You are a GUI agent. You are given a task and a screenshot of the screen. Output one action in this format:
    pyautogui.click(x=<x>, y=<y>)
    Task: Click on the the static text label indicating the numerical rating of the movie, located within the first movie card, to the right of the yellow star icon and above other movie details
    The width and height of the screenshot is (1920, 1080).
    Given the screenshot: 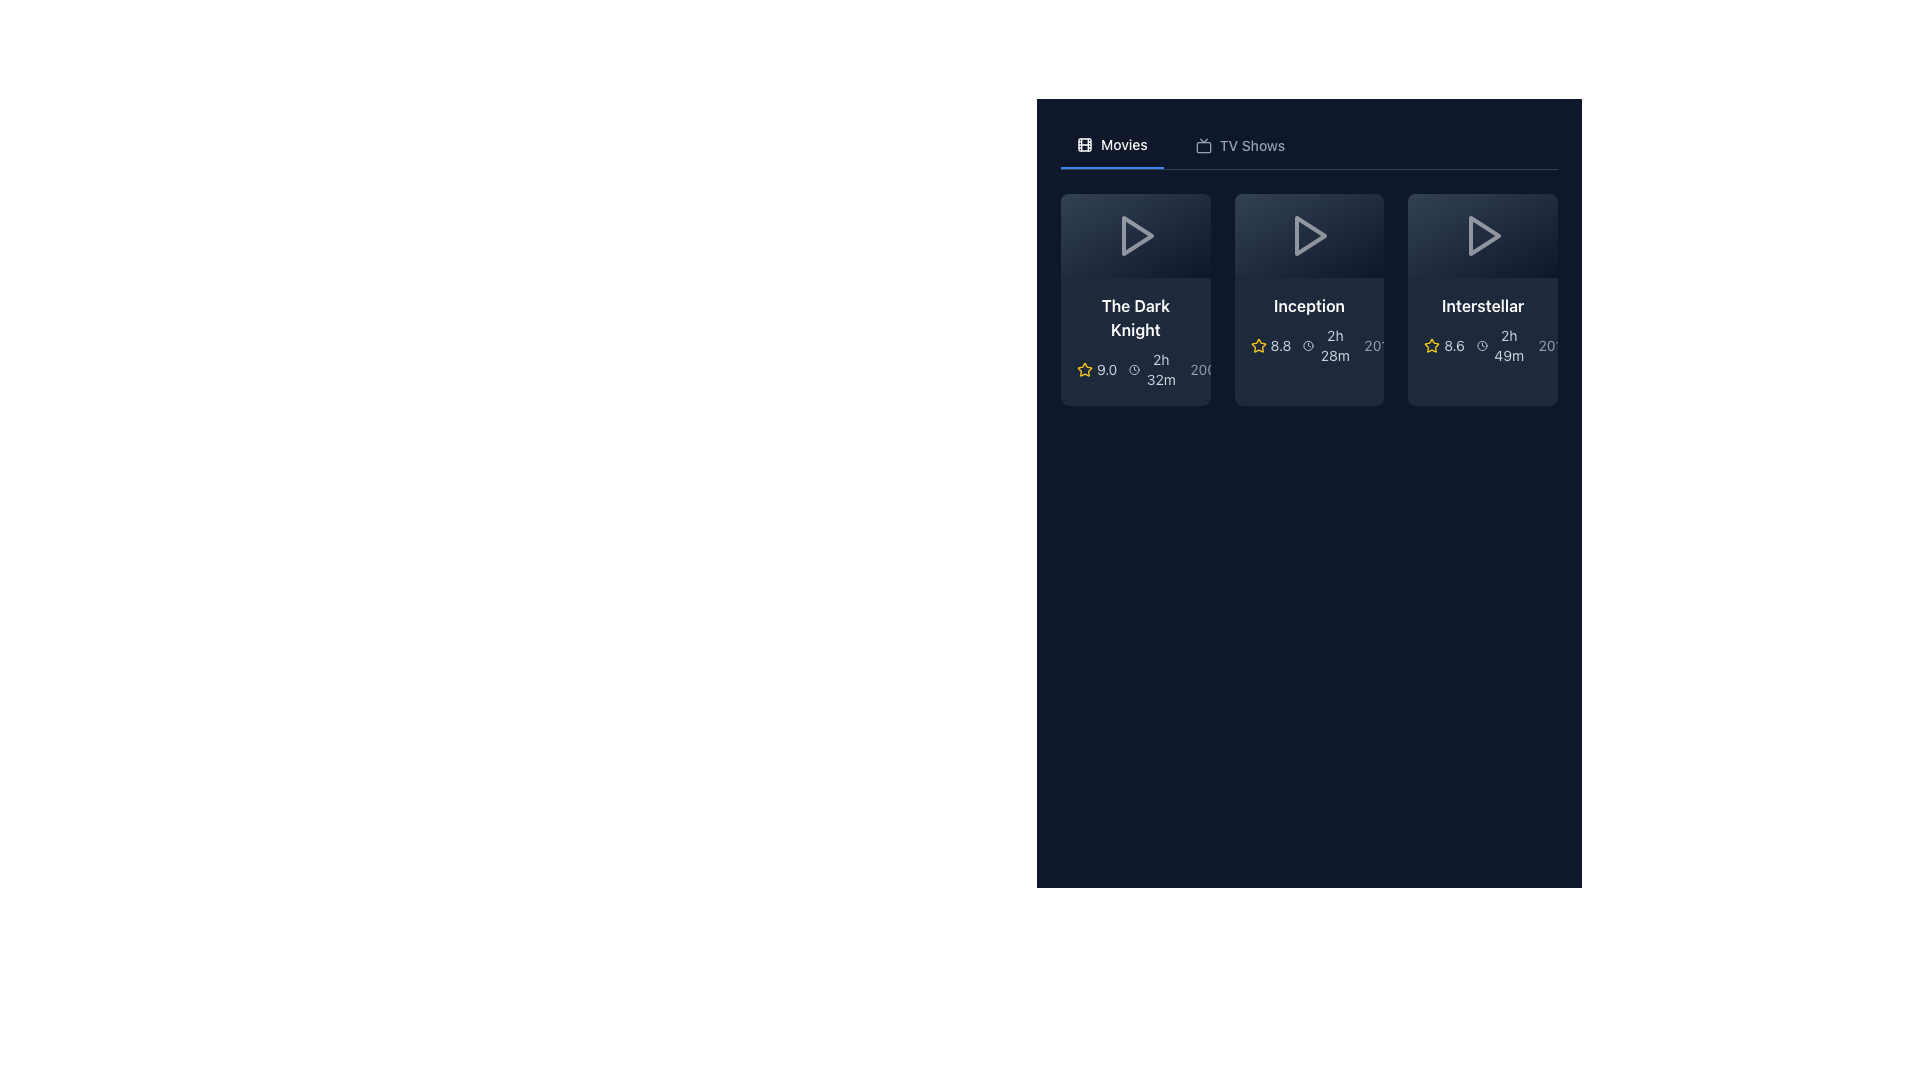 What is the action you would take?
    pyautogui.click(x=1096, y=370)
    